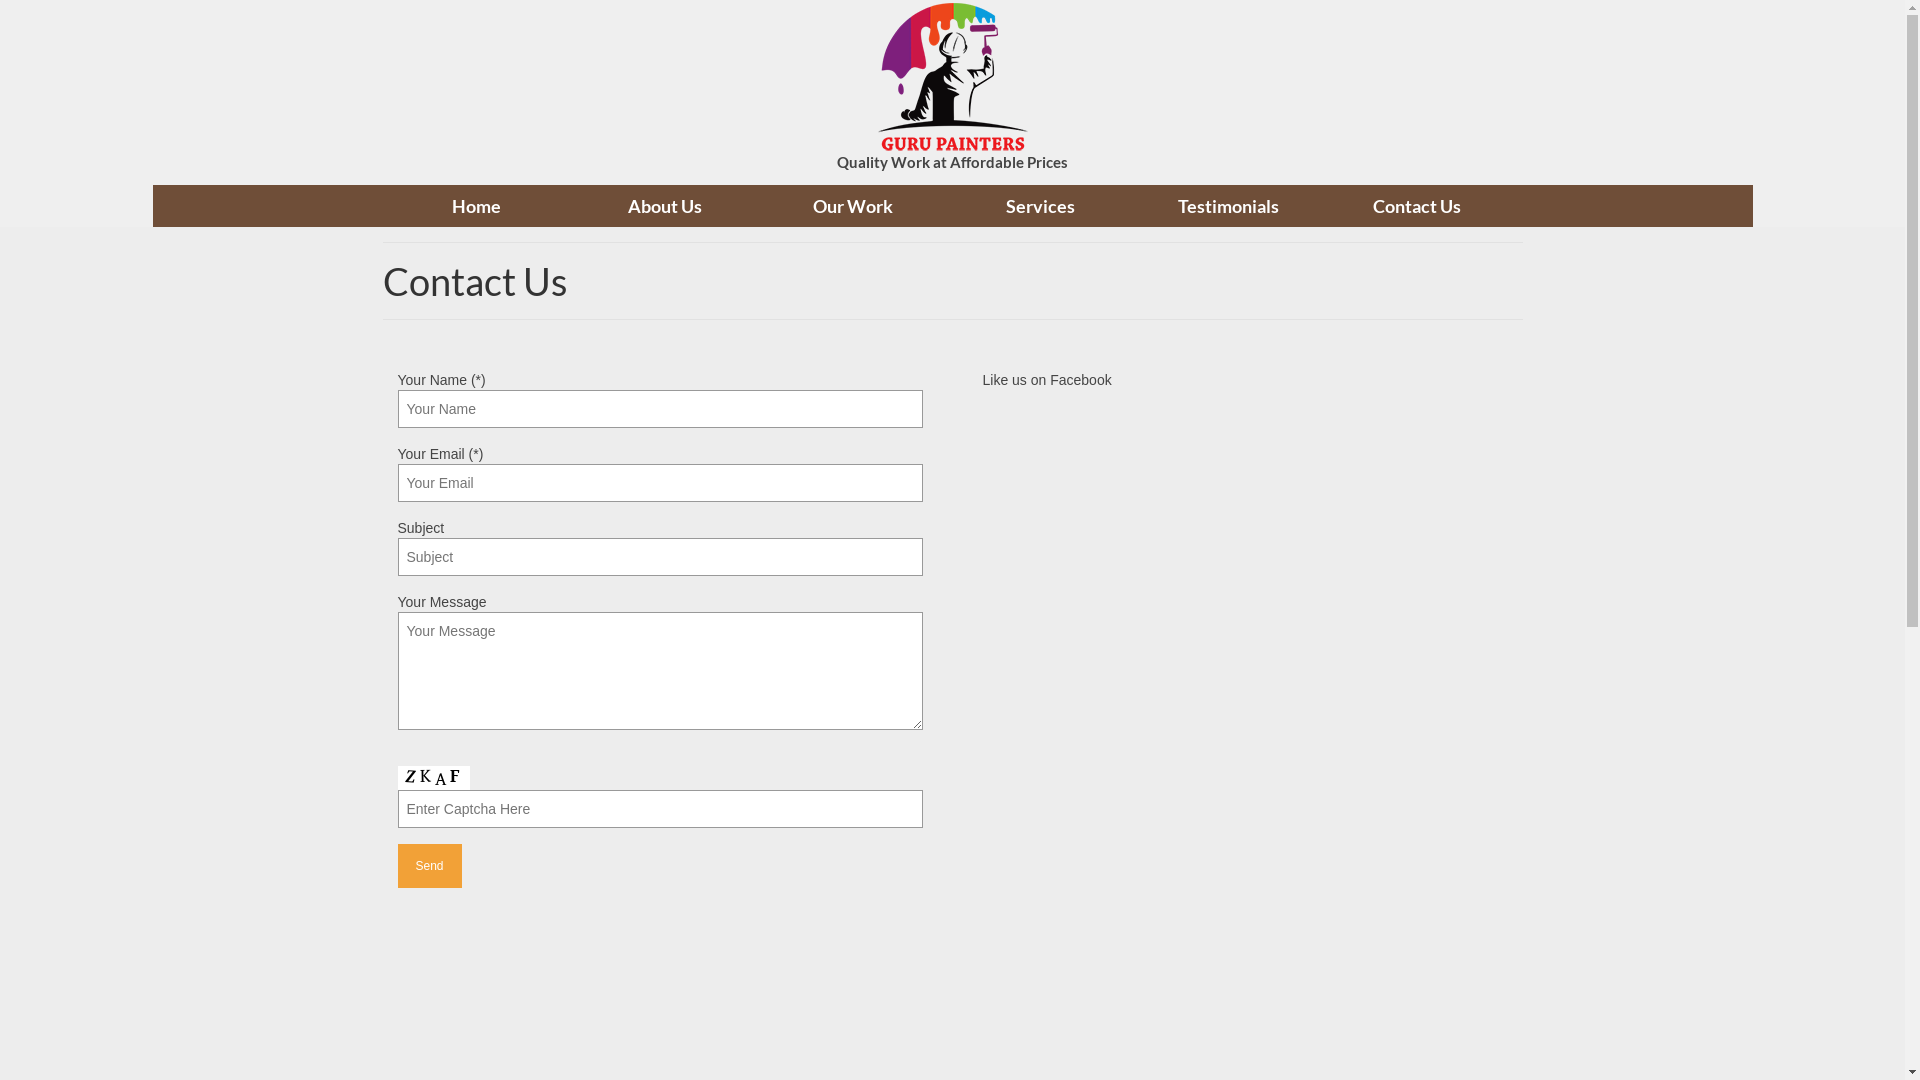 This screenshot has width=1920, height=1080. What do you see at coordinates (1040, 205) in the screenshot?
I see `'Services'` at bounding box center [1040, 205].